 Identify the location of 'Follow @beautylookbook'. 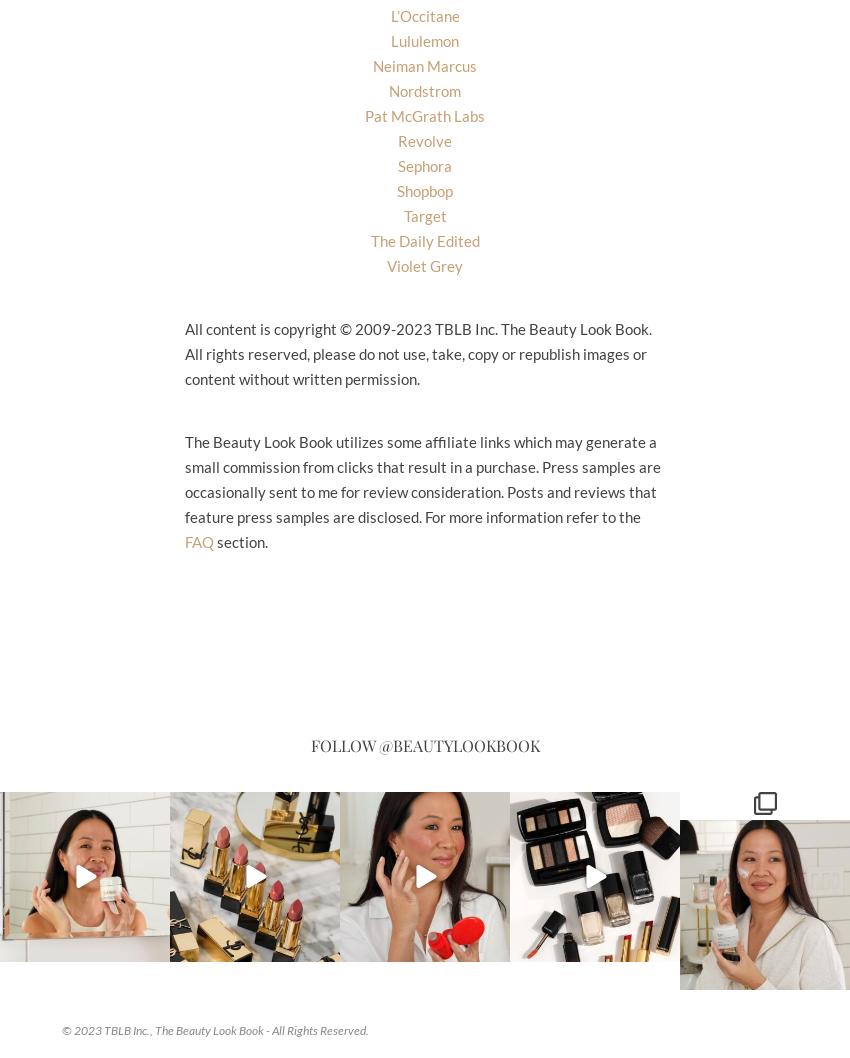
(424, 744).